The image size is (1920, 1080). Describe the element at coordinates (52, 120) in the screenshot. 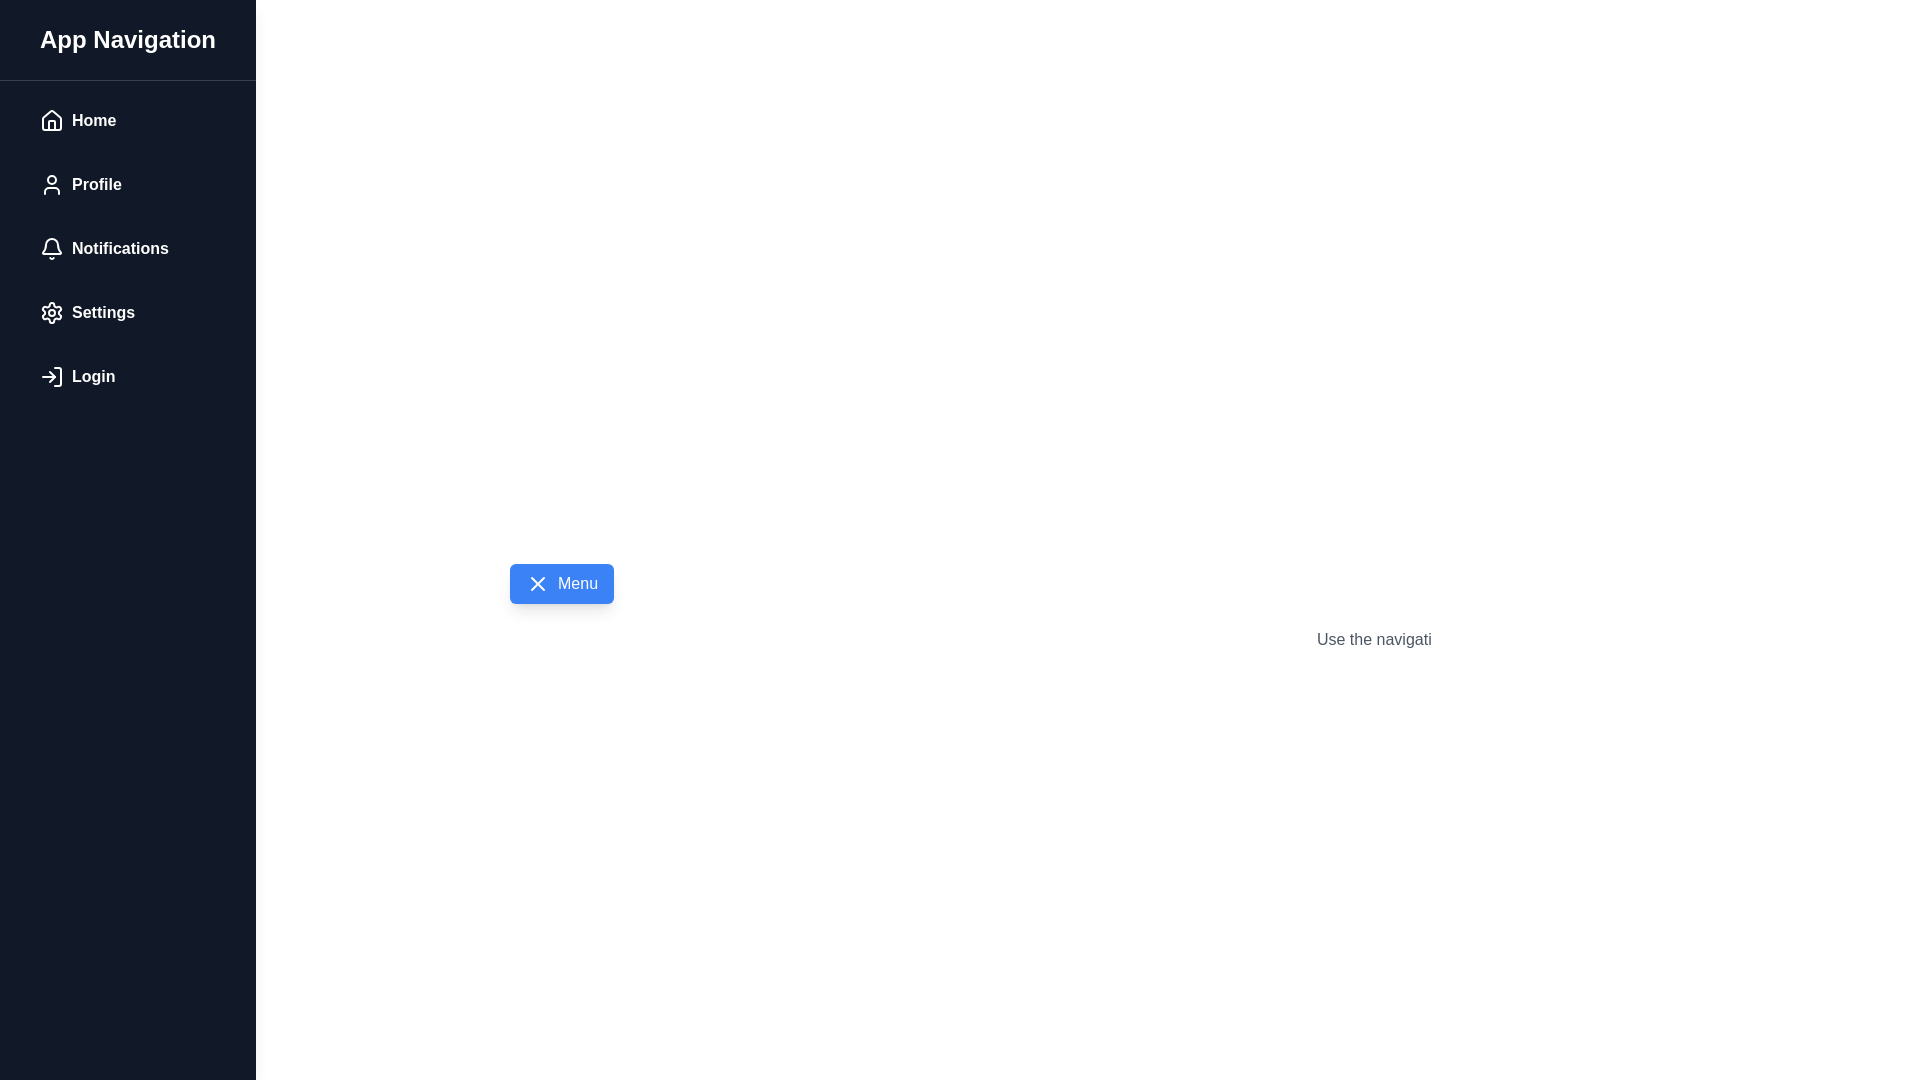

I see `the house-shaped icon in the vertical navigation menu labeled 'Home'` at that location.